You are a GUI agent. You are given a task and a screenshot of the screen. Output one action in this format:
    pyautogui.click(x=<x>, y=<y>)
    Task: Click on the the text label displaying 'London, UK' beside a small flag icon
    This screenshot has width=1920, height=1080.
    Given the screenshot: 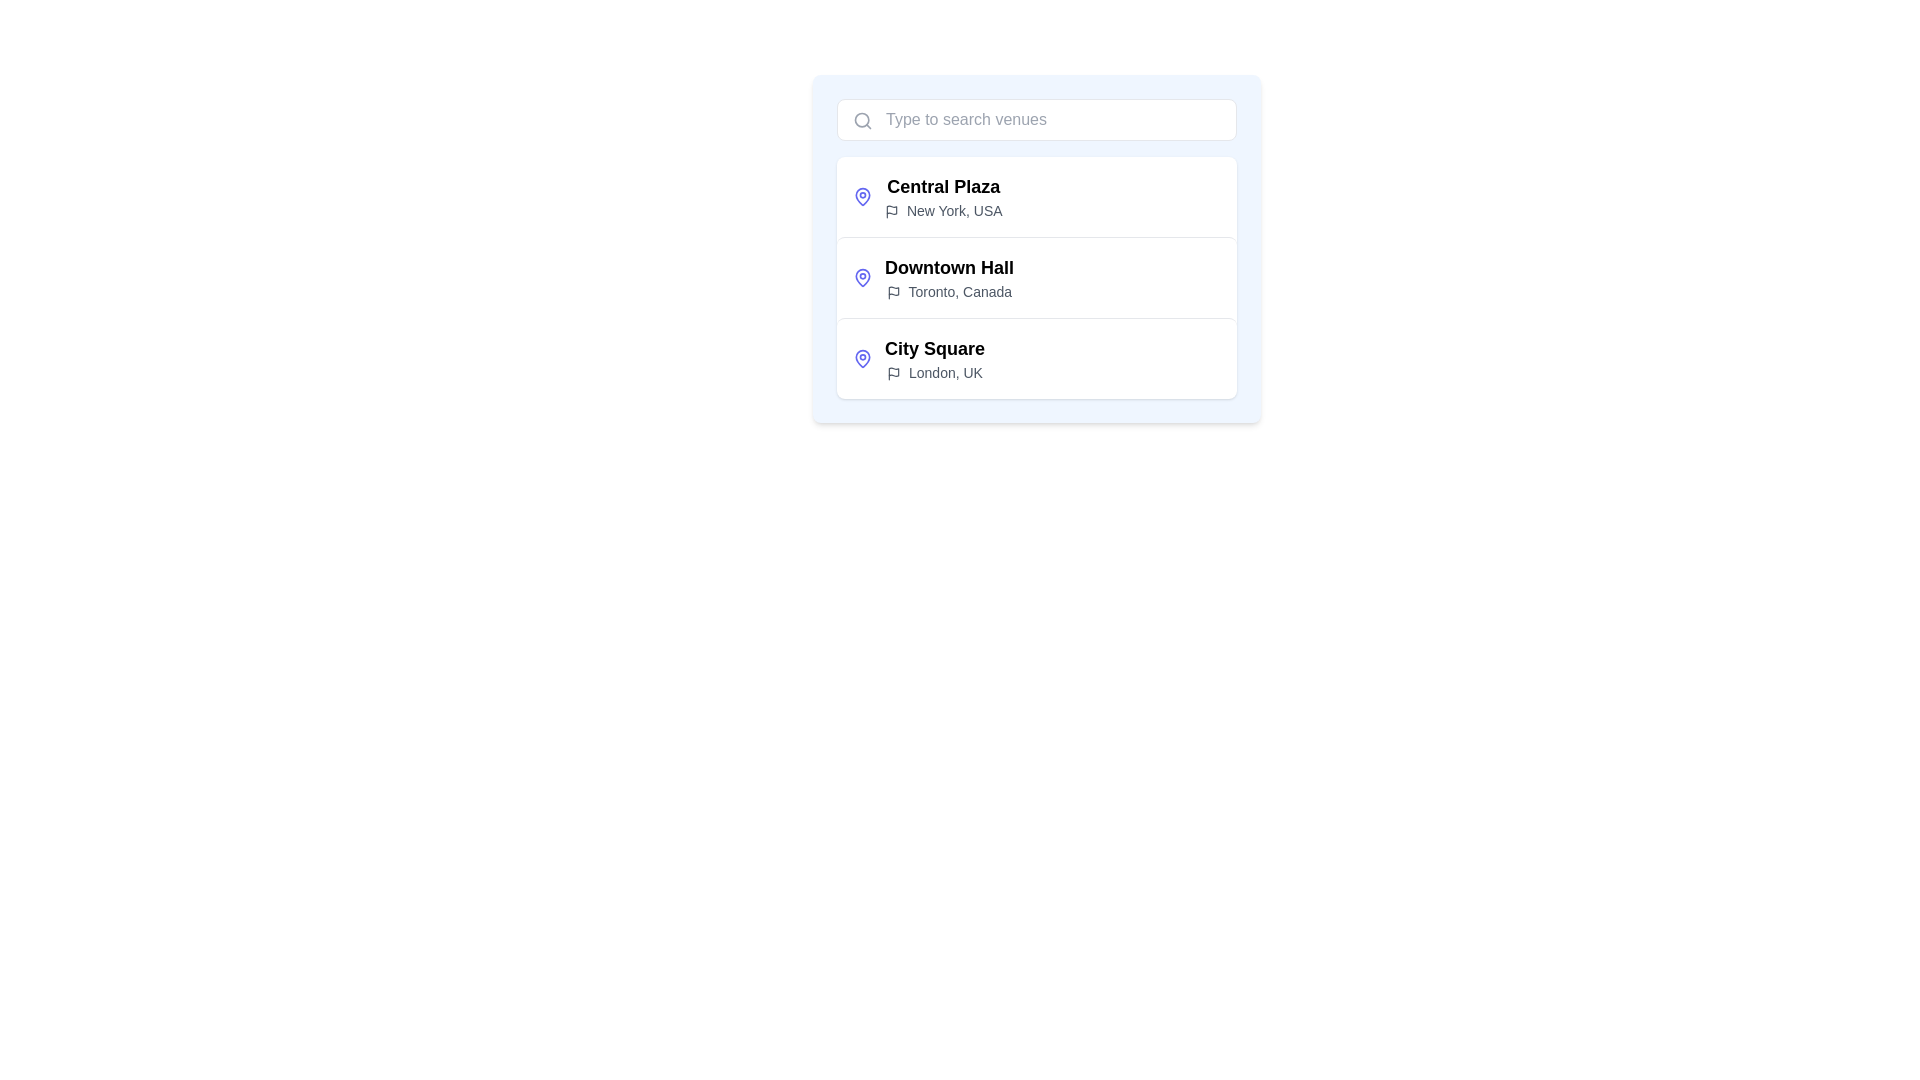 What is the action you would take?
    pyautogui.click(x=934, y=373)
    